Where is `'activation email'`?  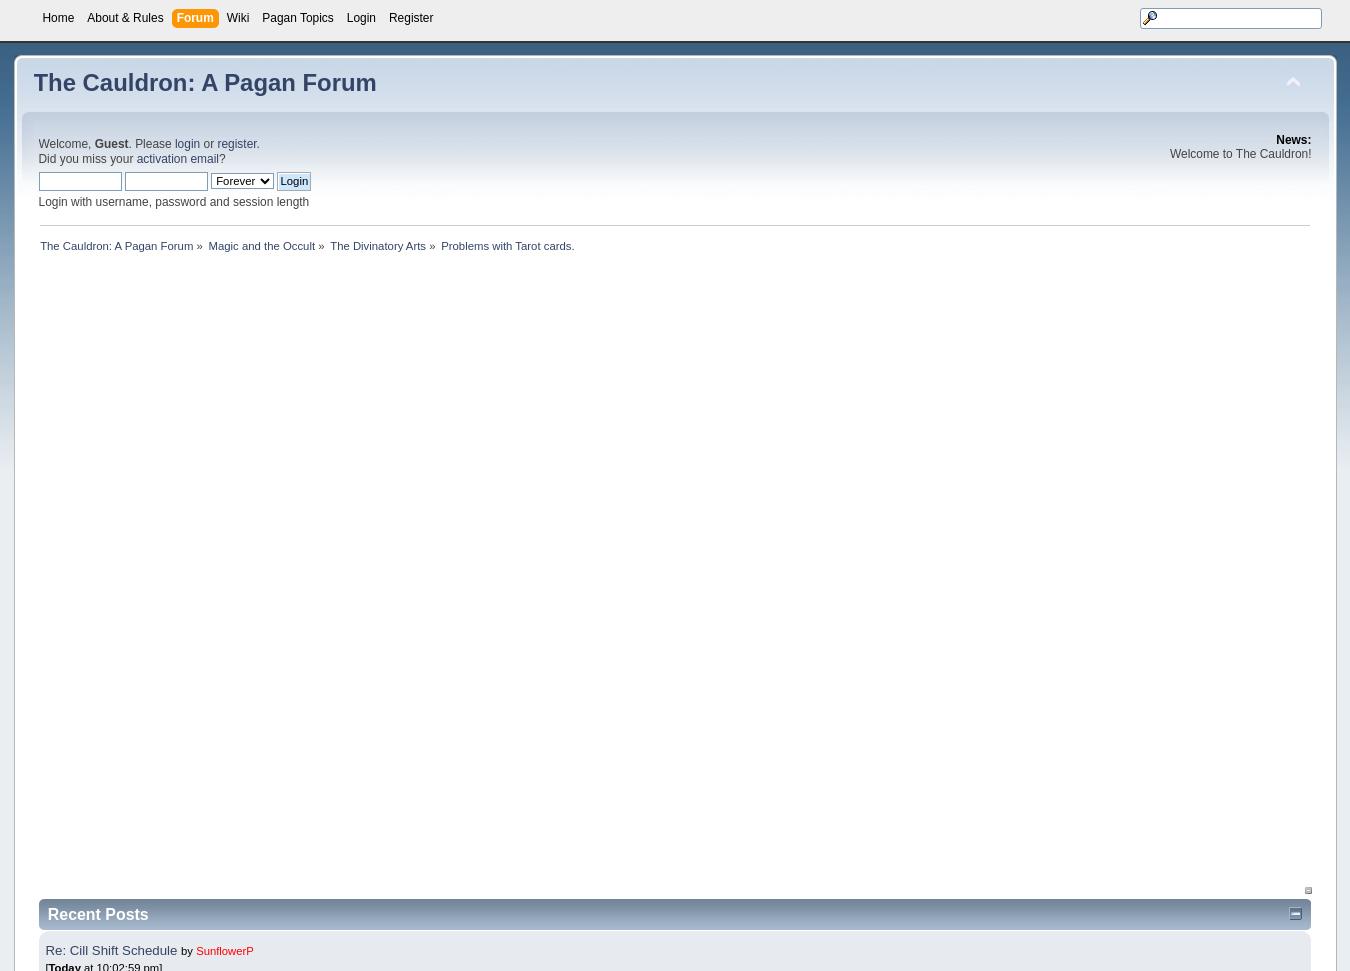
'activation email' is located at coordinates (176, 158).